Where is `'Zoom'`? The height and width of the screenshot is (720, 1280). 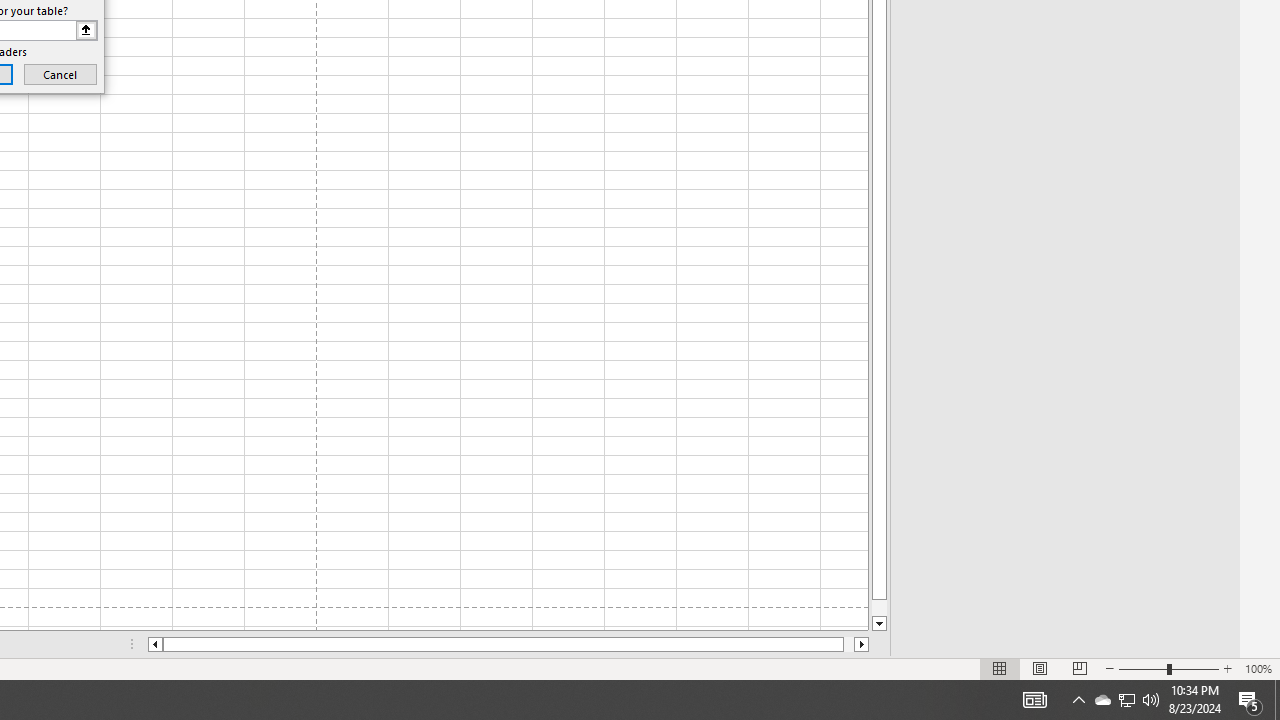 'Zoom' is located at coordinates (1168, 669).